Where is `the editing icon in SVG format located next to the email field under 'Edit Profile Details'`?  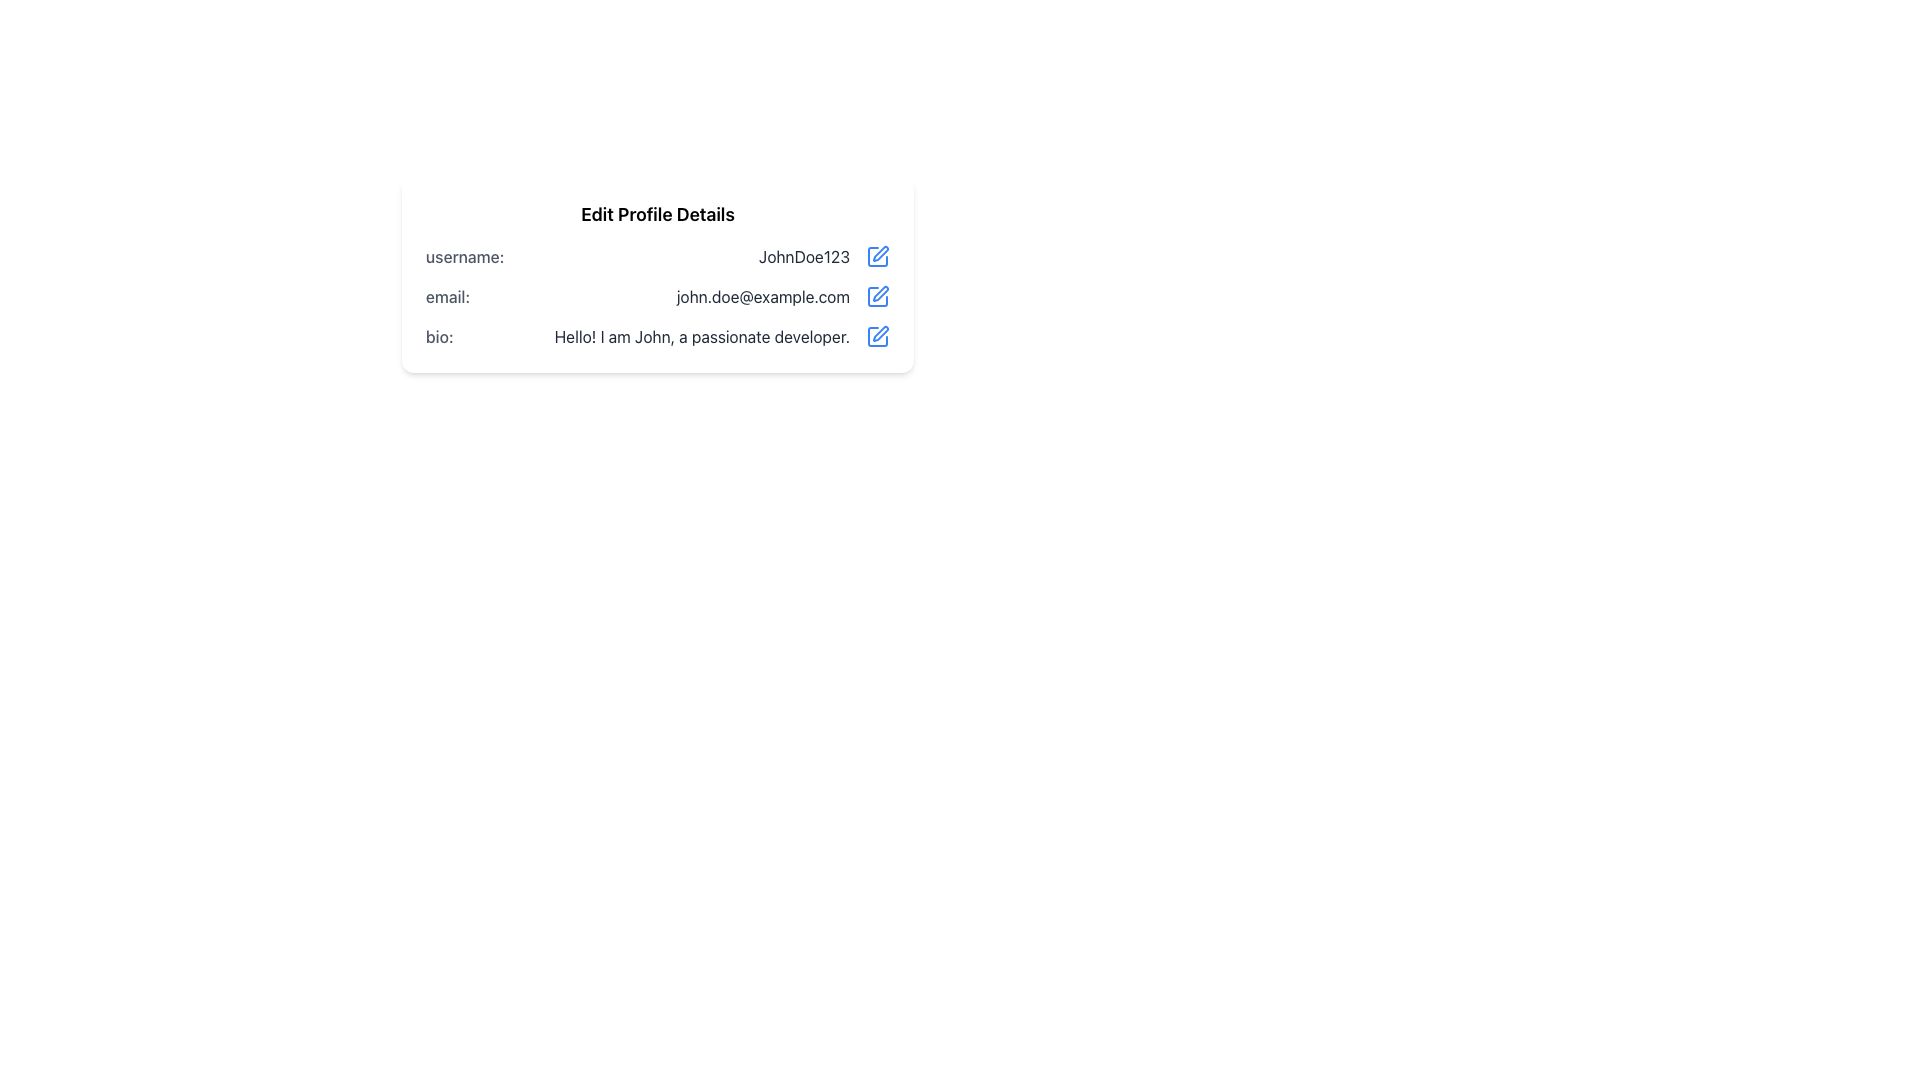
the editing icon in SVG format located next to the email field under 'Edit Profile Details' is located at coordinates (878, 297).